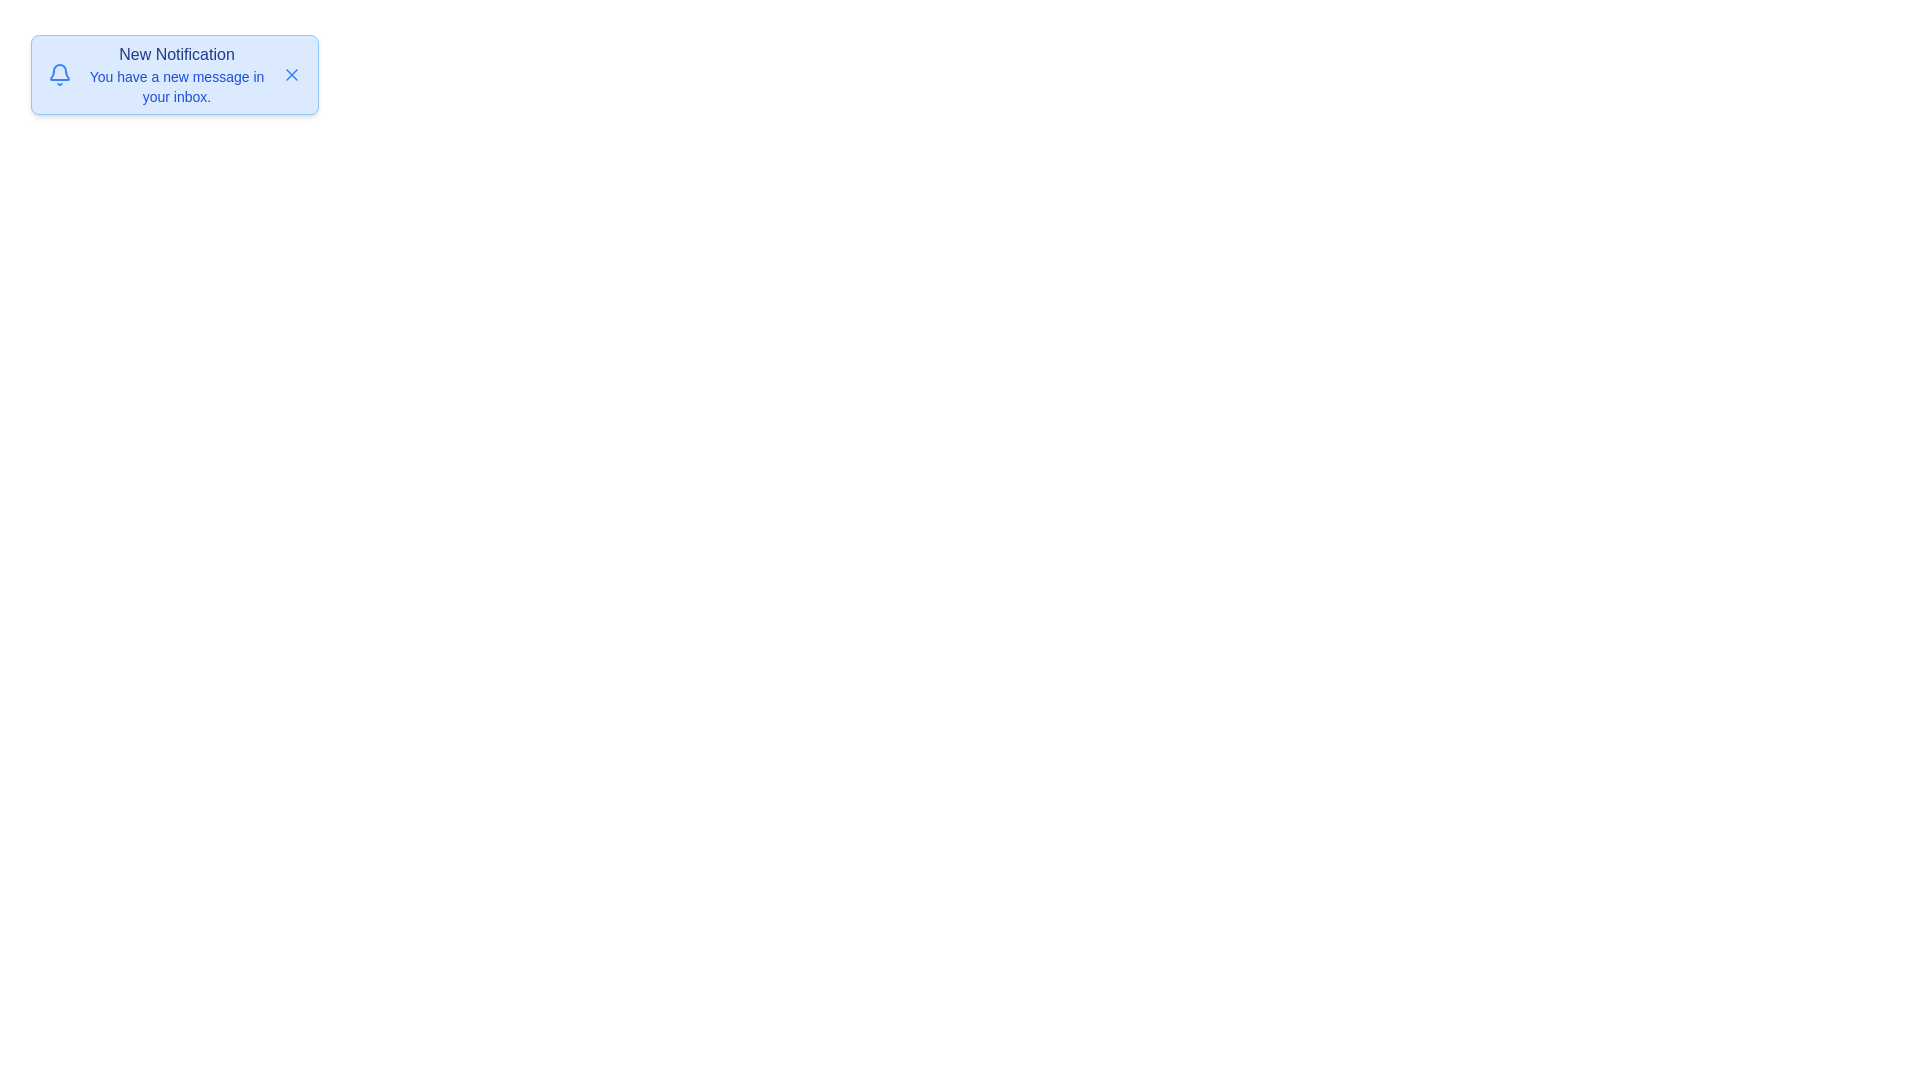  What do you see at coordinates (291, 73) in the screenshot?
I see `the close button located in the top-right corner of the blue notification card` at bounding box center [291, 73].